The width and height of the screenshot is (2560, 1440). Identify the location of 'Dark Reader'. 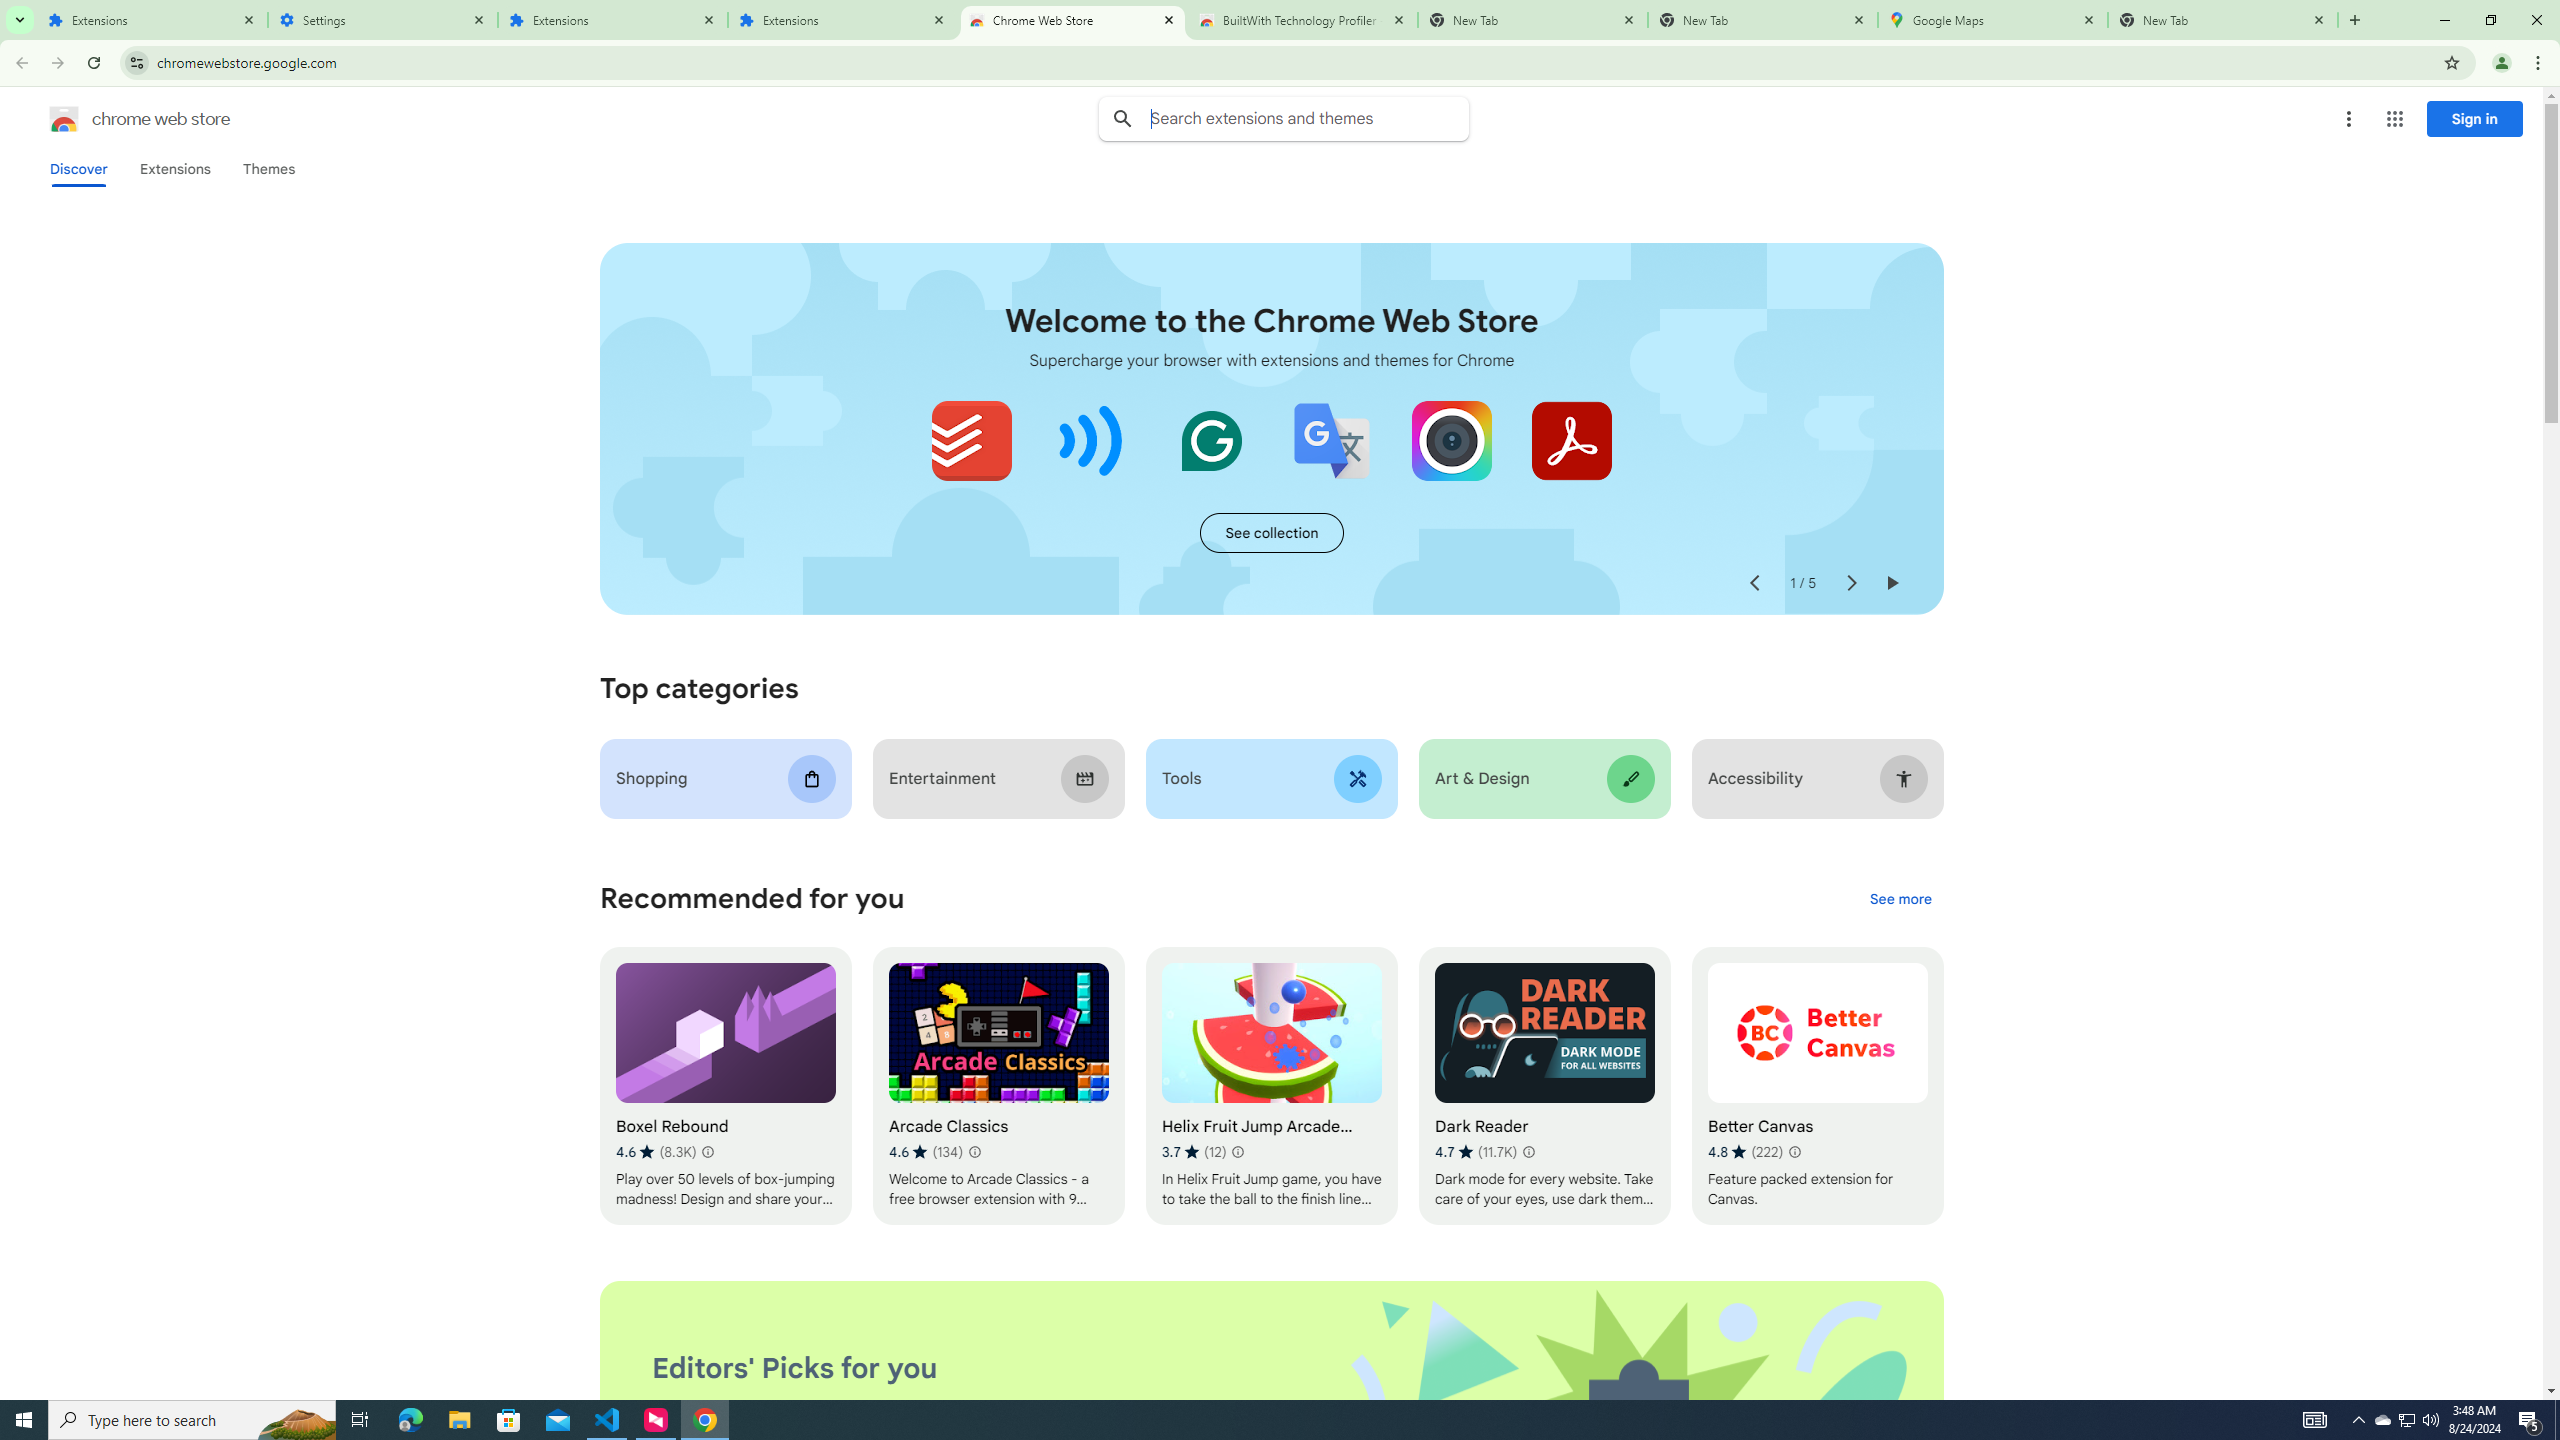
(1544, 1085).